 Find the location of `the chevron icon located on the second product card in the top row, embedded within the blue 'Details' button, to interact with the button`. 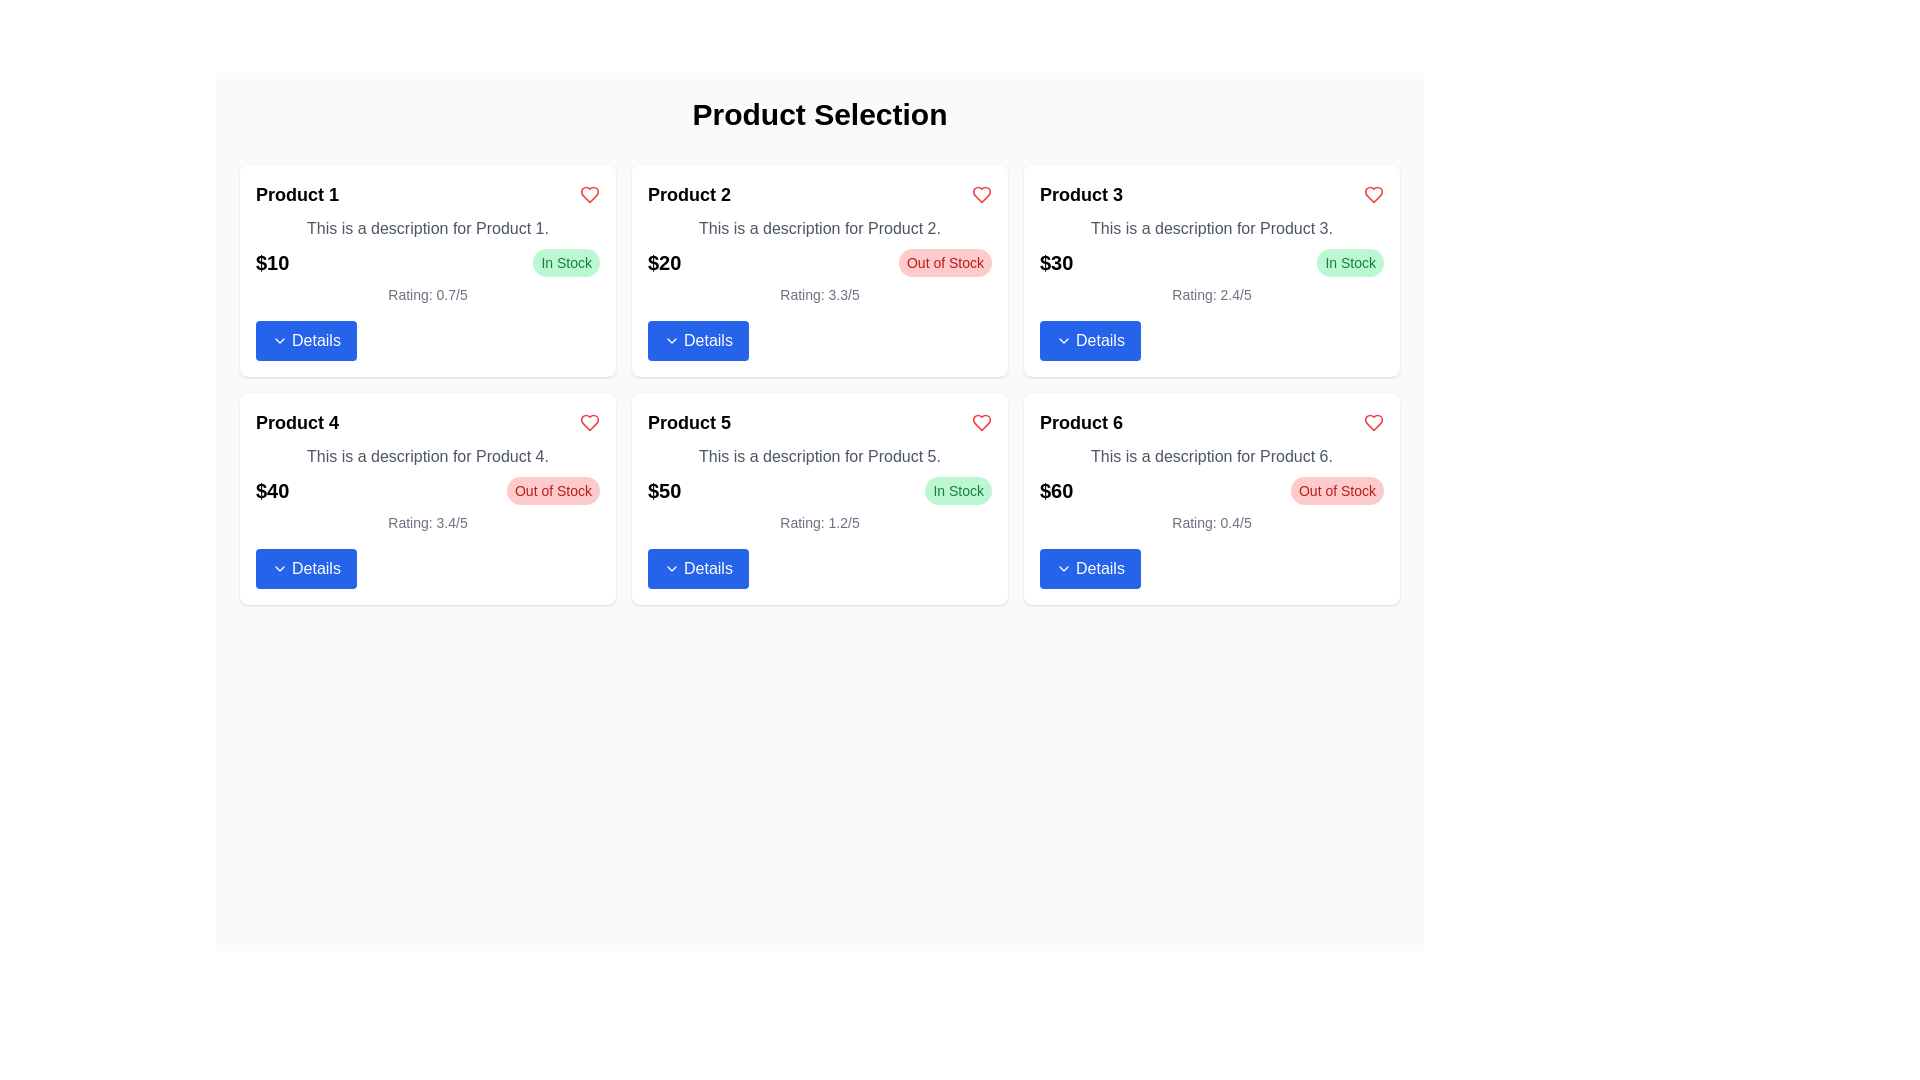

the chevron icon located on the second product card in the top row, embedded within the blue 'Details' button, to interact with the button is located at coordinates (672, 339).